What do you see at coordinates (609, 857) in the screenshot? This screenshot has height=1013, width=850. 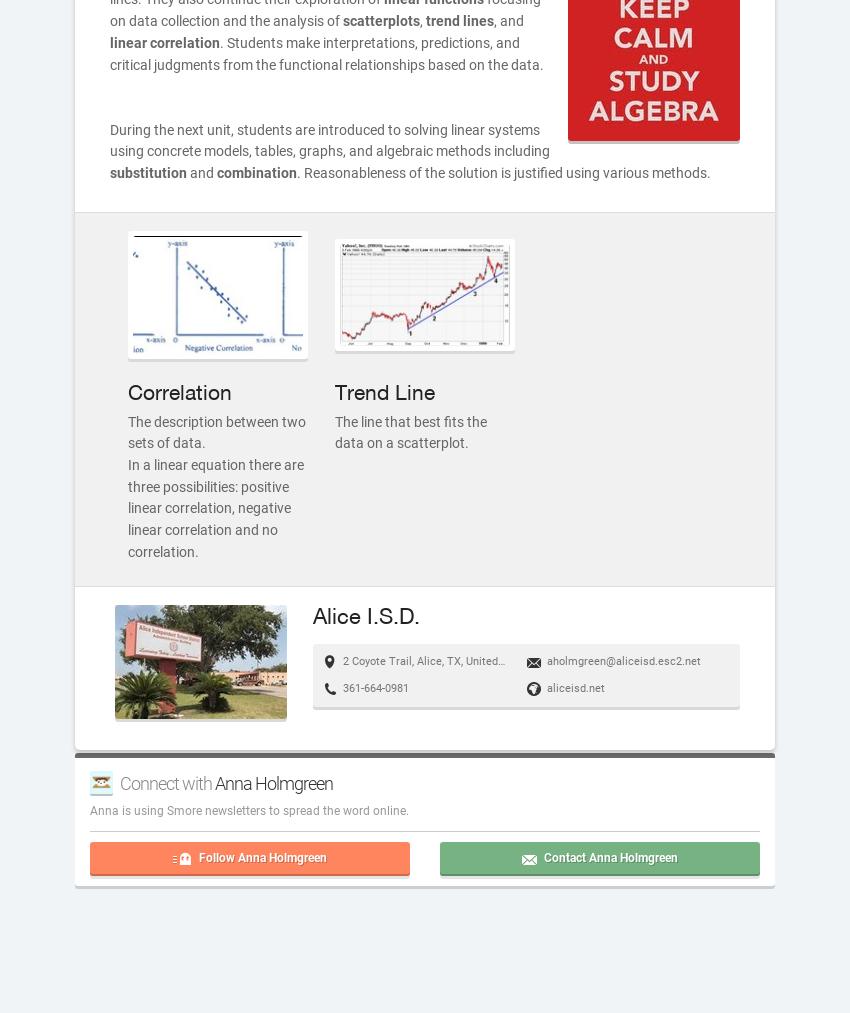 I see `'Contact Anna Holmgreen'` at bounding box center [609, 857].